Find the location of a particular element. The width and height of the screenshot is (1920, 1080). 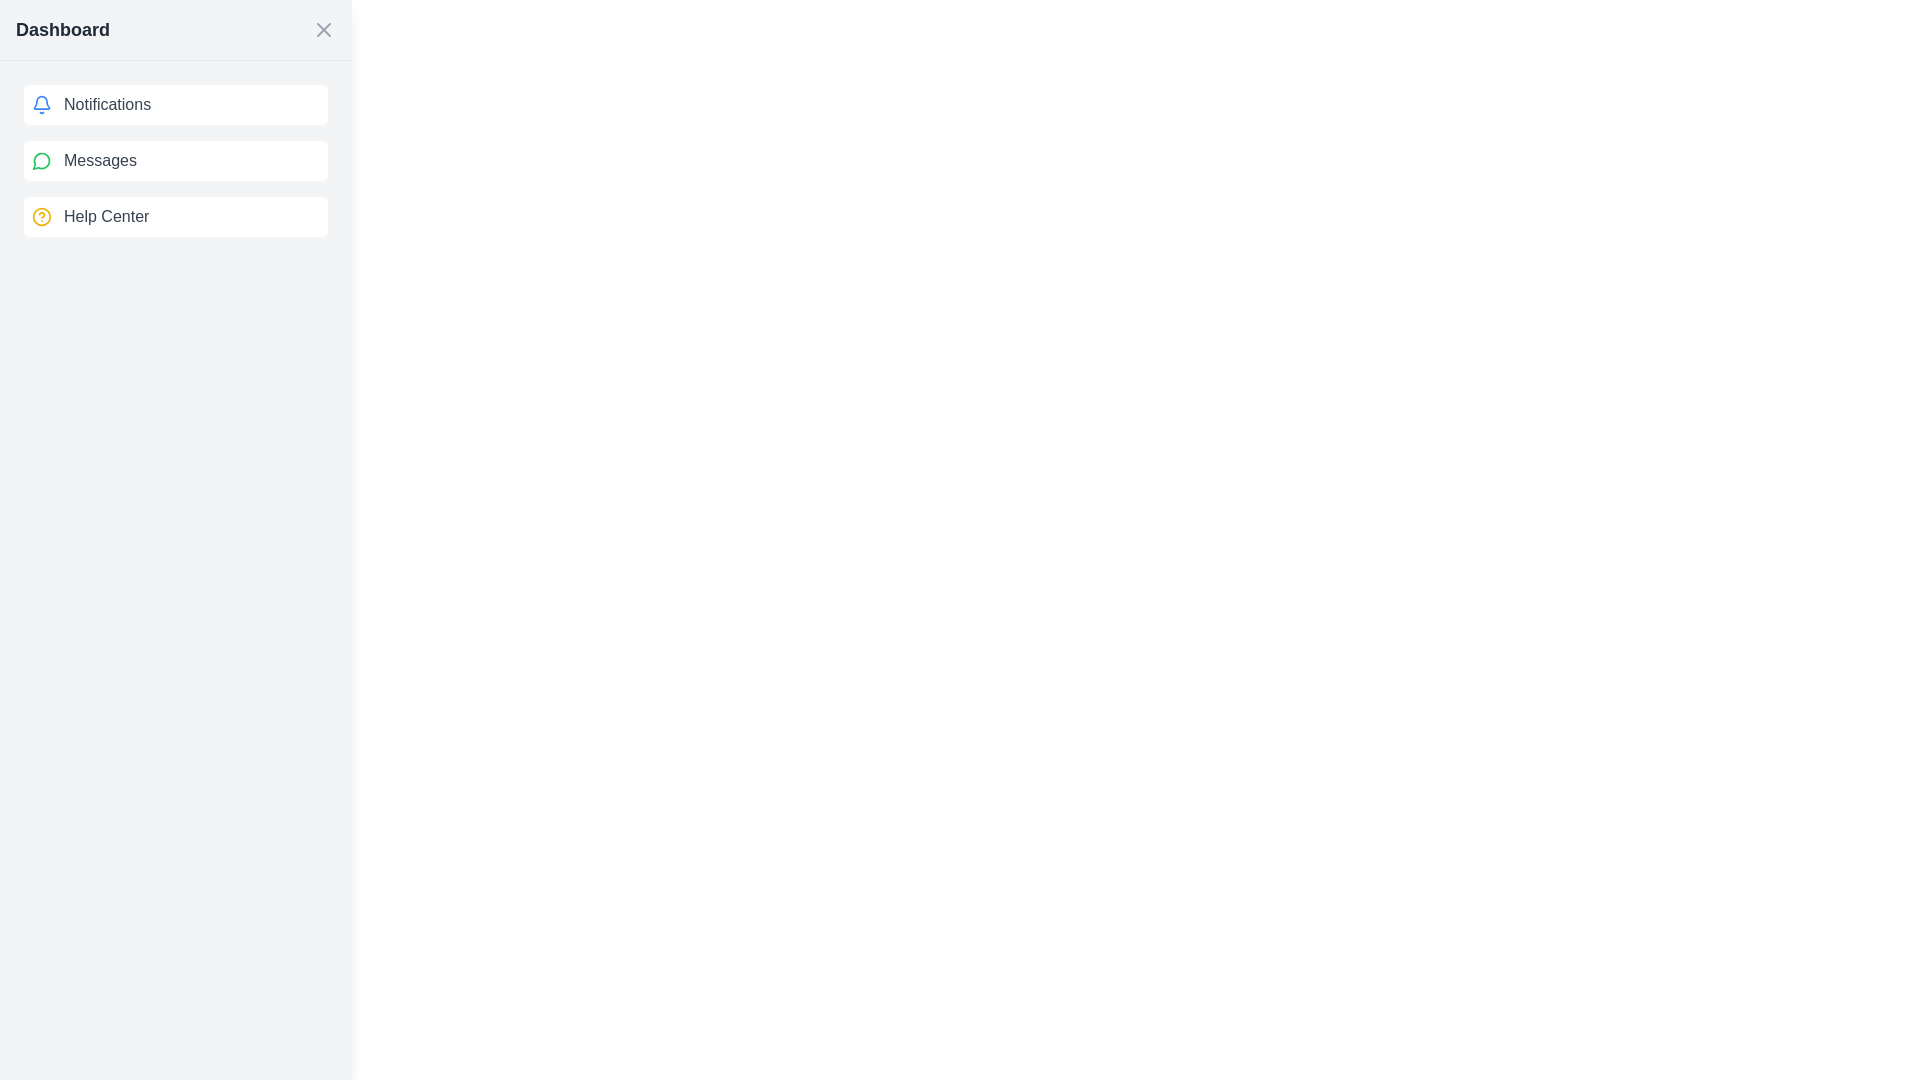

the close button represented by a diagonal cross (X) in a square shape located in the upper right corner of the left sidebar, next to the 'Dashboard' label is located at coordinates (324, 30).